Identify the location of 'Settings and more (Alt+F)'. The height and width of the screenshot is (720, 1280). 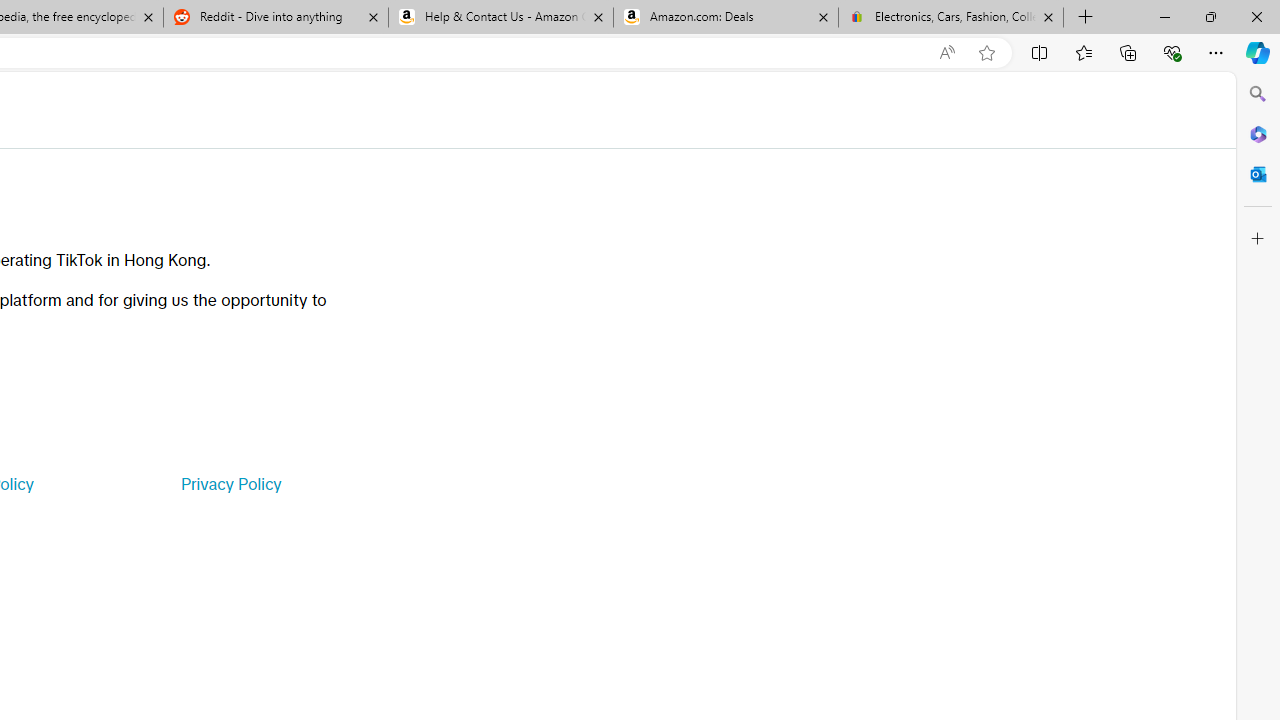
(1215, 51).